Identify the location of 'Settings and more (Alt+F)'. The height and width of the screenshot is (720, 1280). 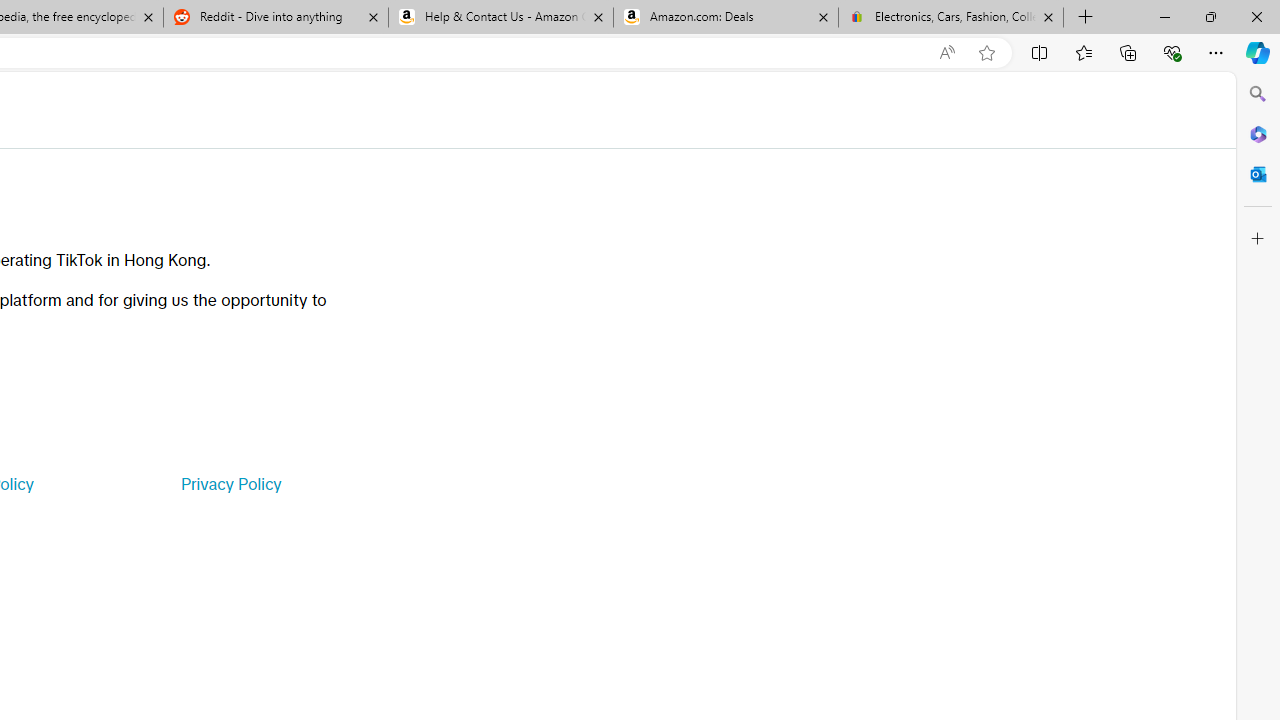
(1215, 51).